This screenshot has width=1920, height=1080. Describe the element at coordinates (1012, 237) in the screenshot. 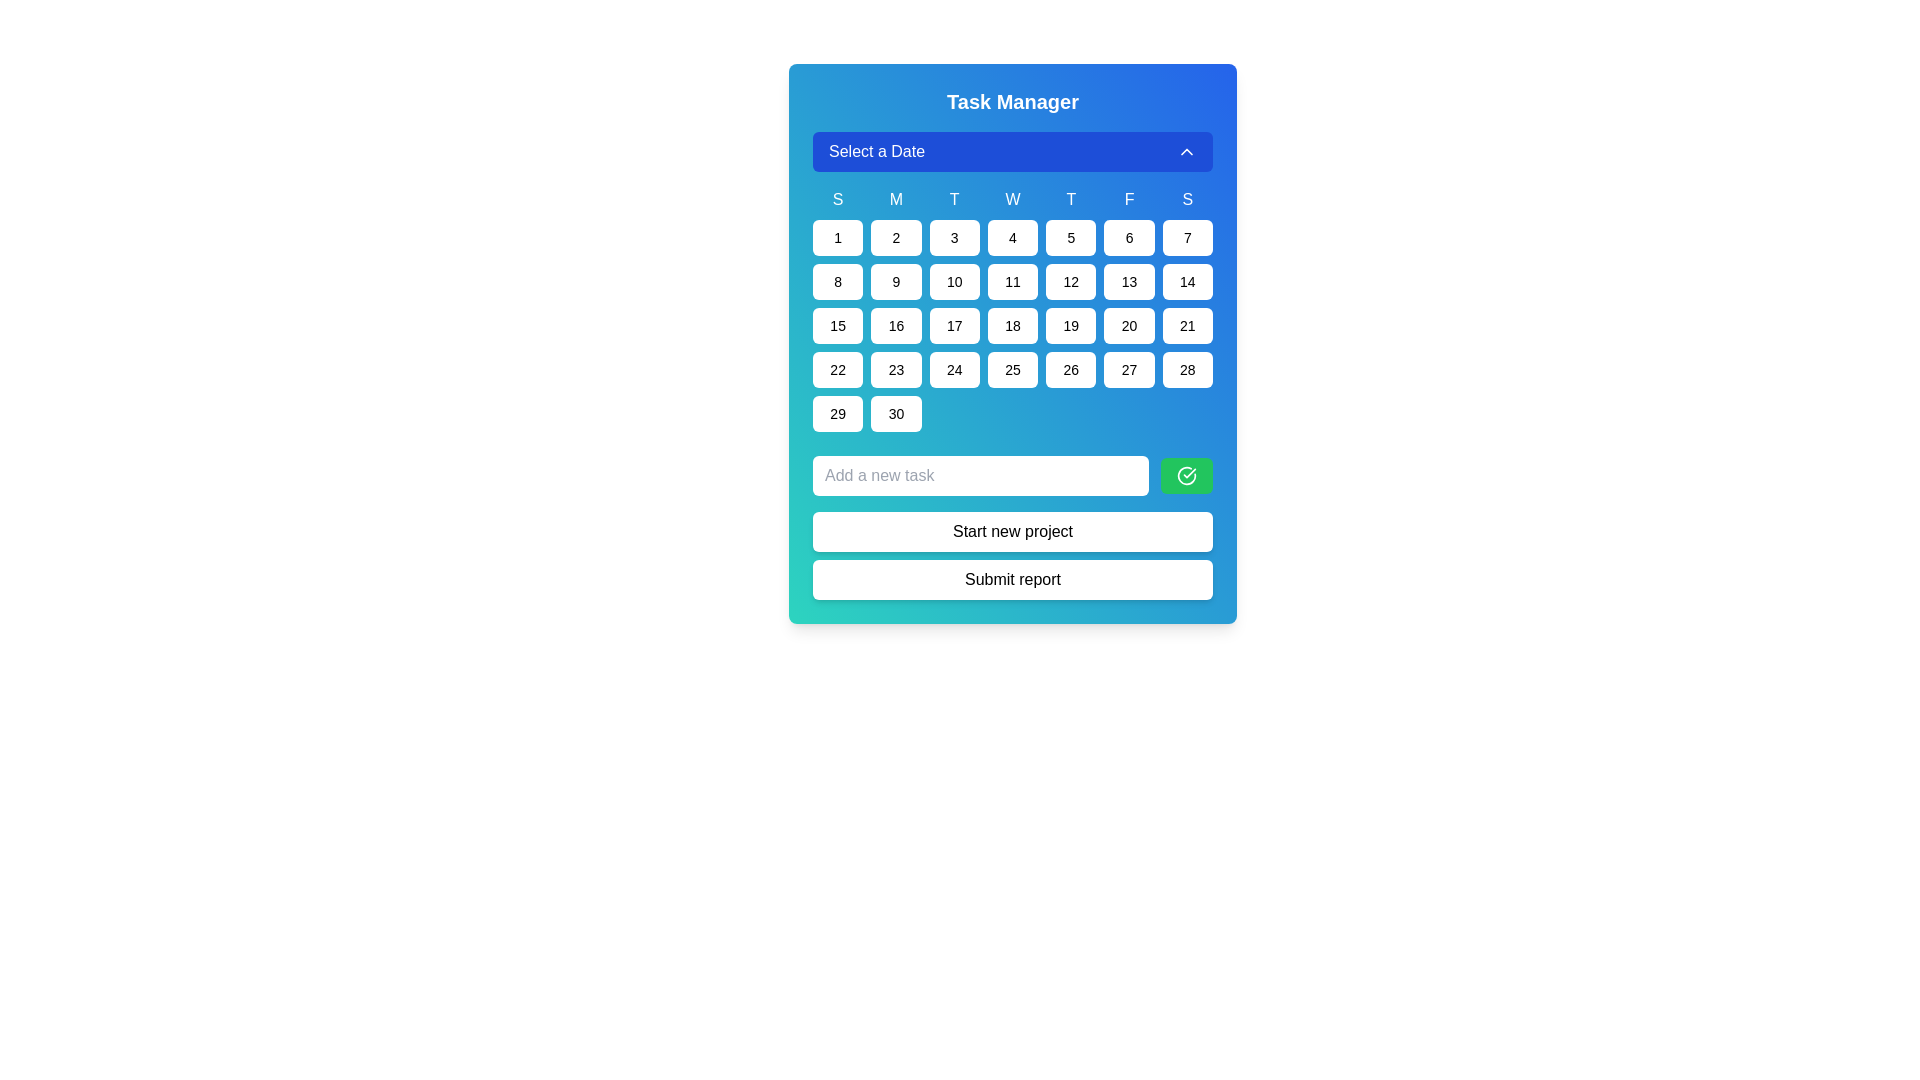

I see `the rectangular button labeled '4' located in the first row under the 'W' (Wednesday) header for potential additional functionality` at that location.